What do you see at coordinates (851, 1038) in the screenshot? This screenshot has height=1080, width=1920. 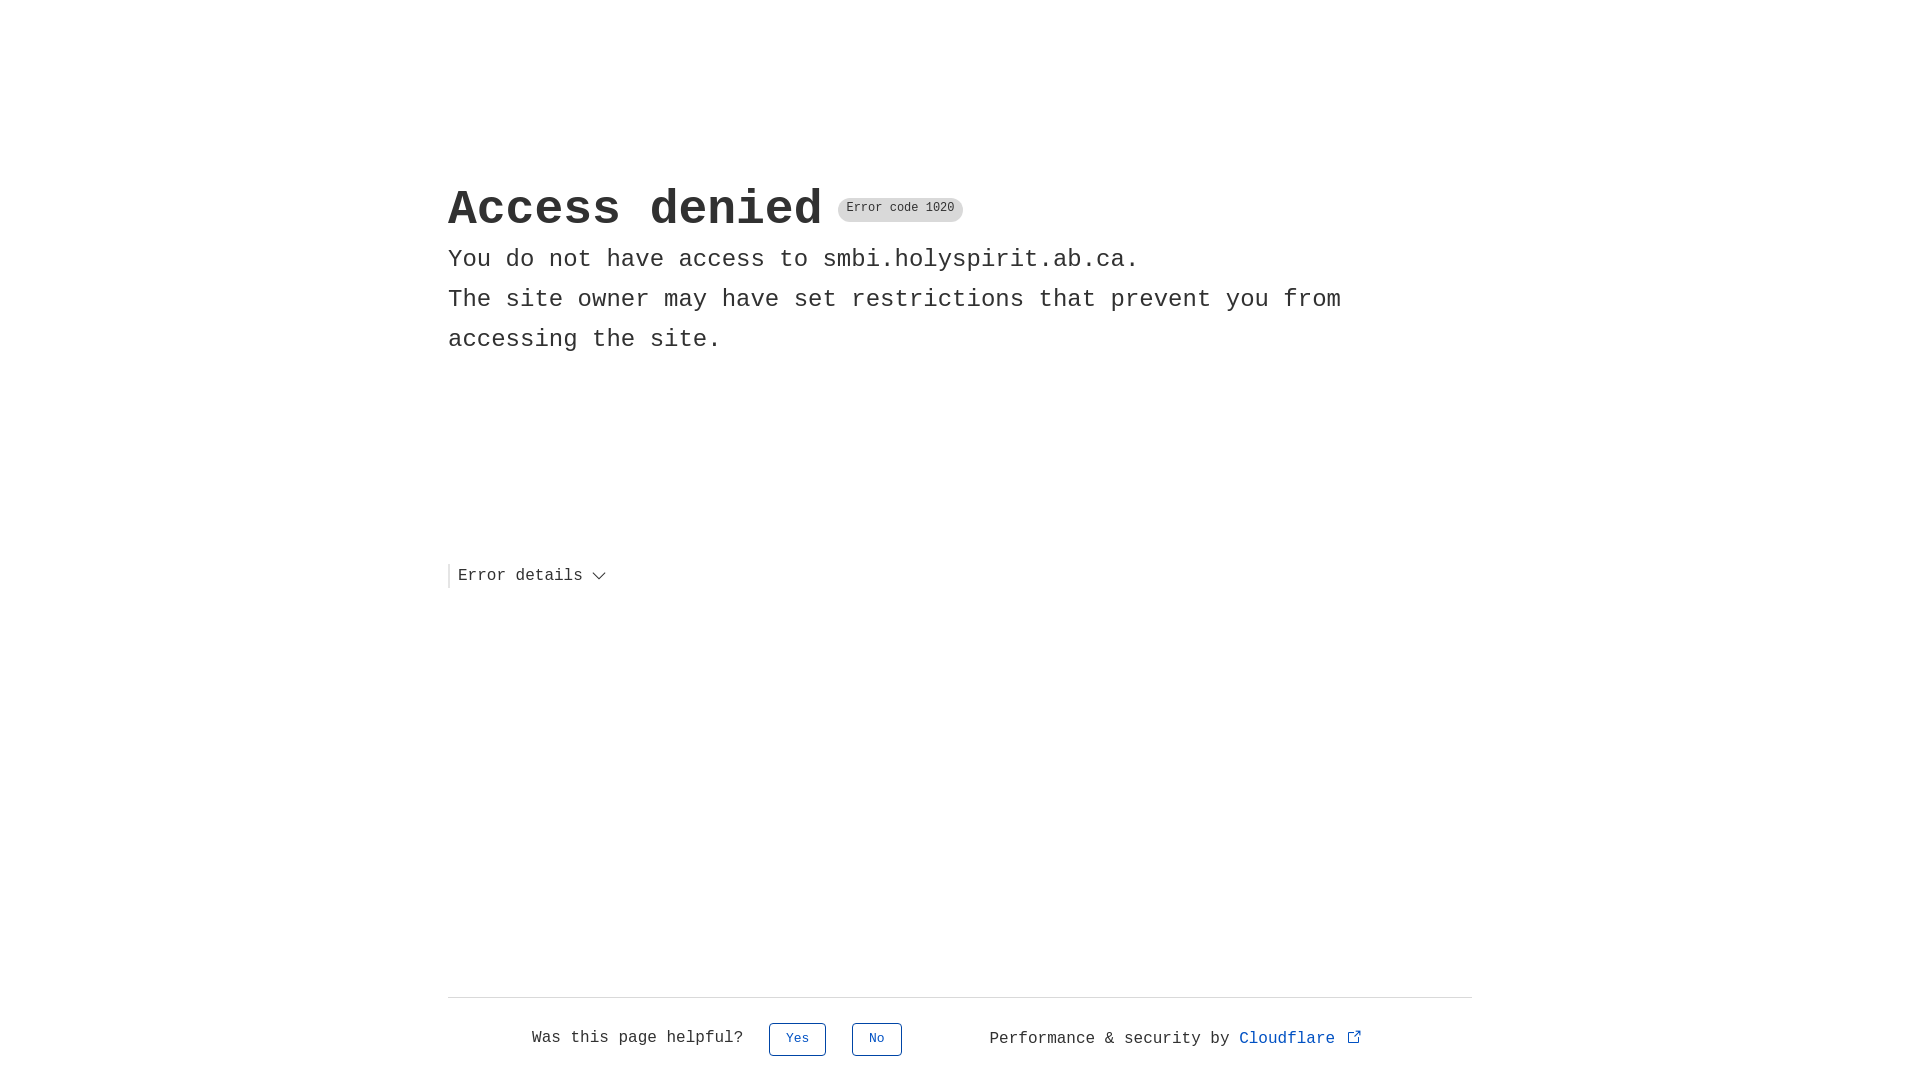 I see `'No'` at bounding box center [851, 1038].